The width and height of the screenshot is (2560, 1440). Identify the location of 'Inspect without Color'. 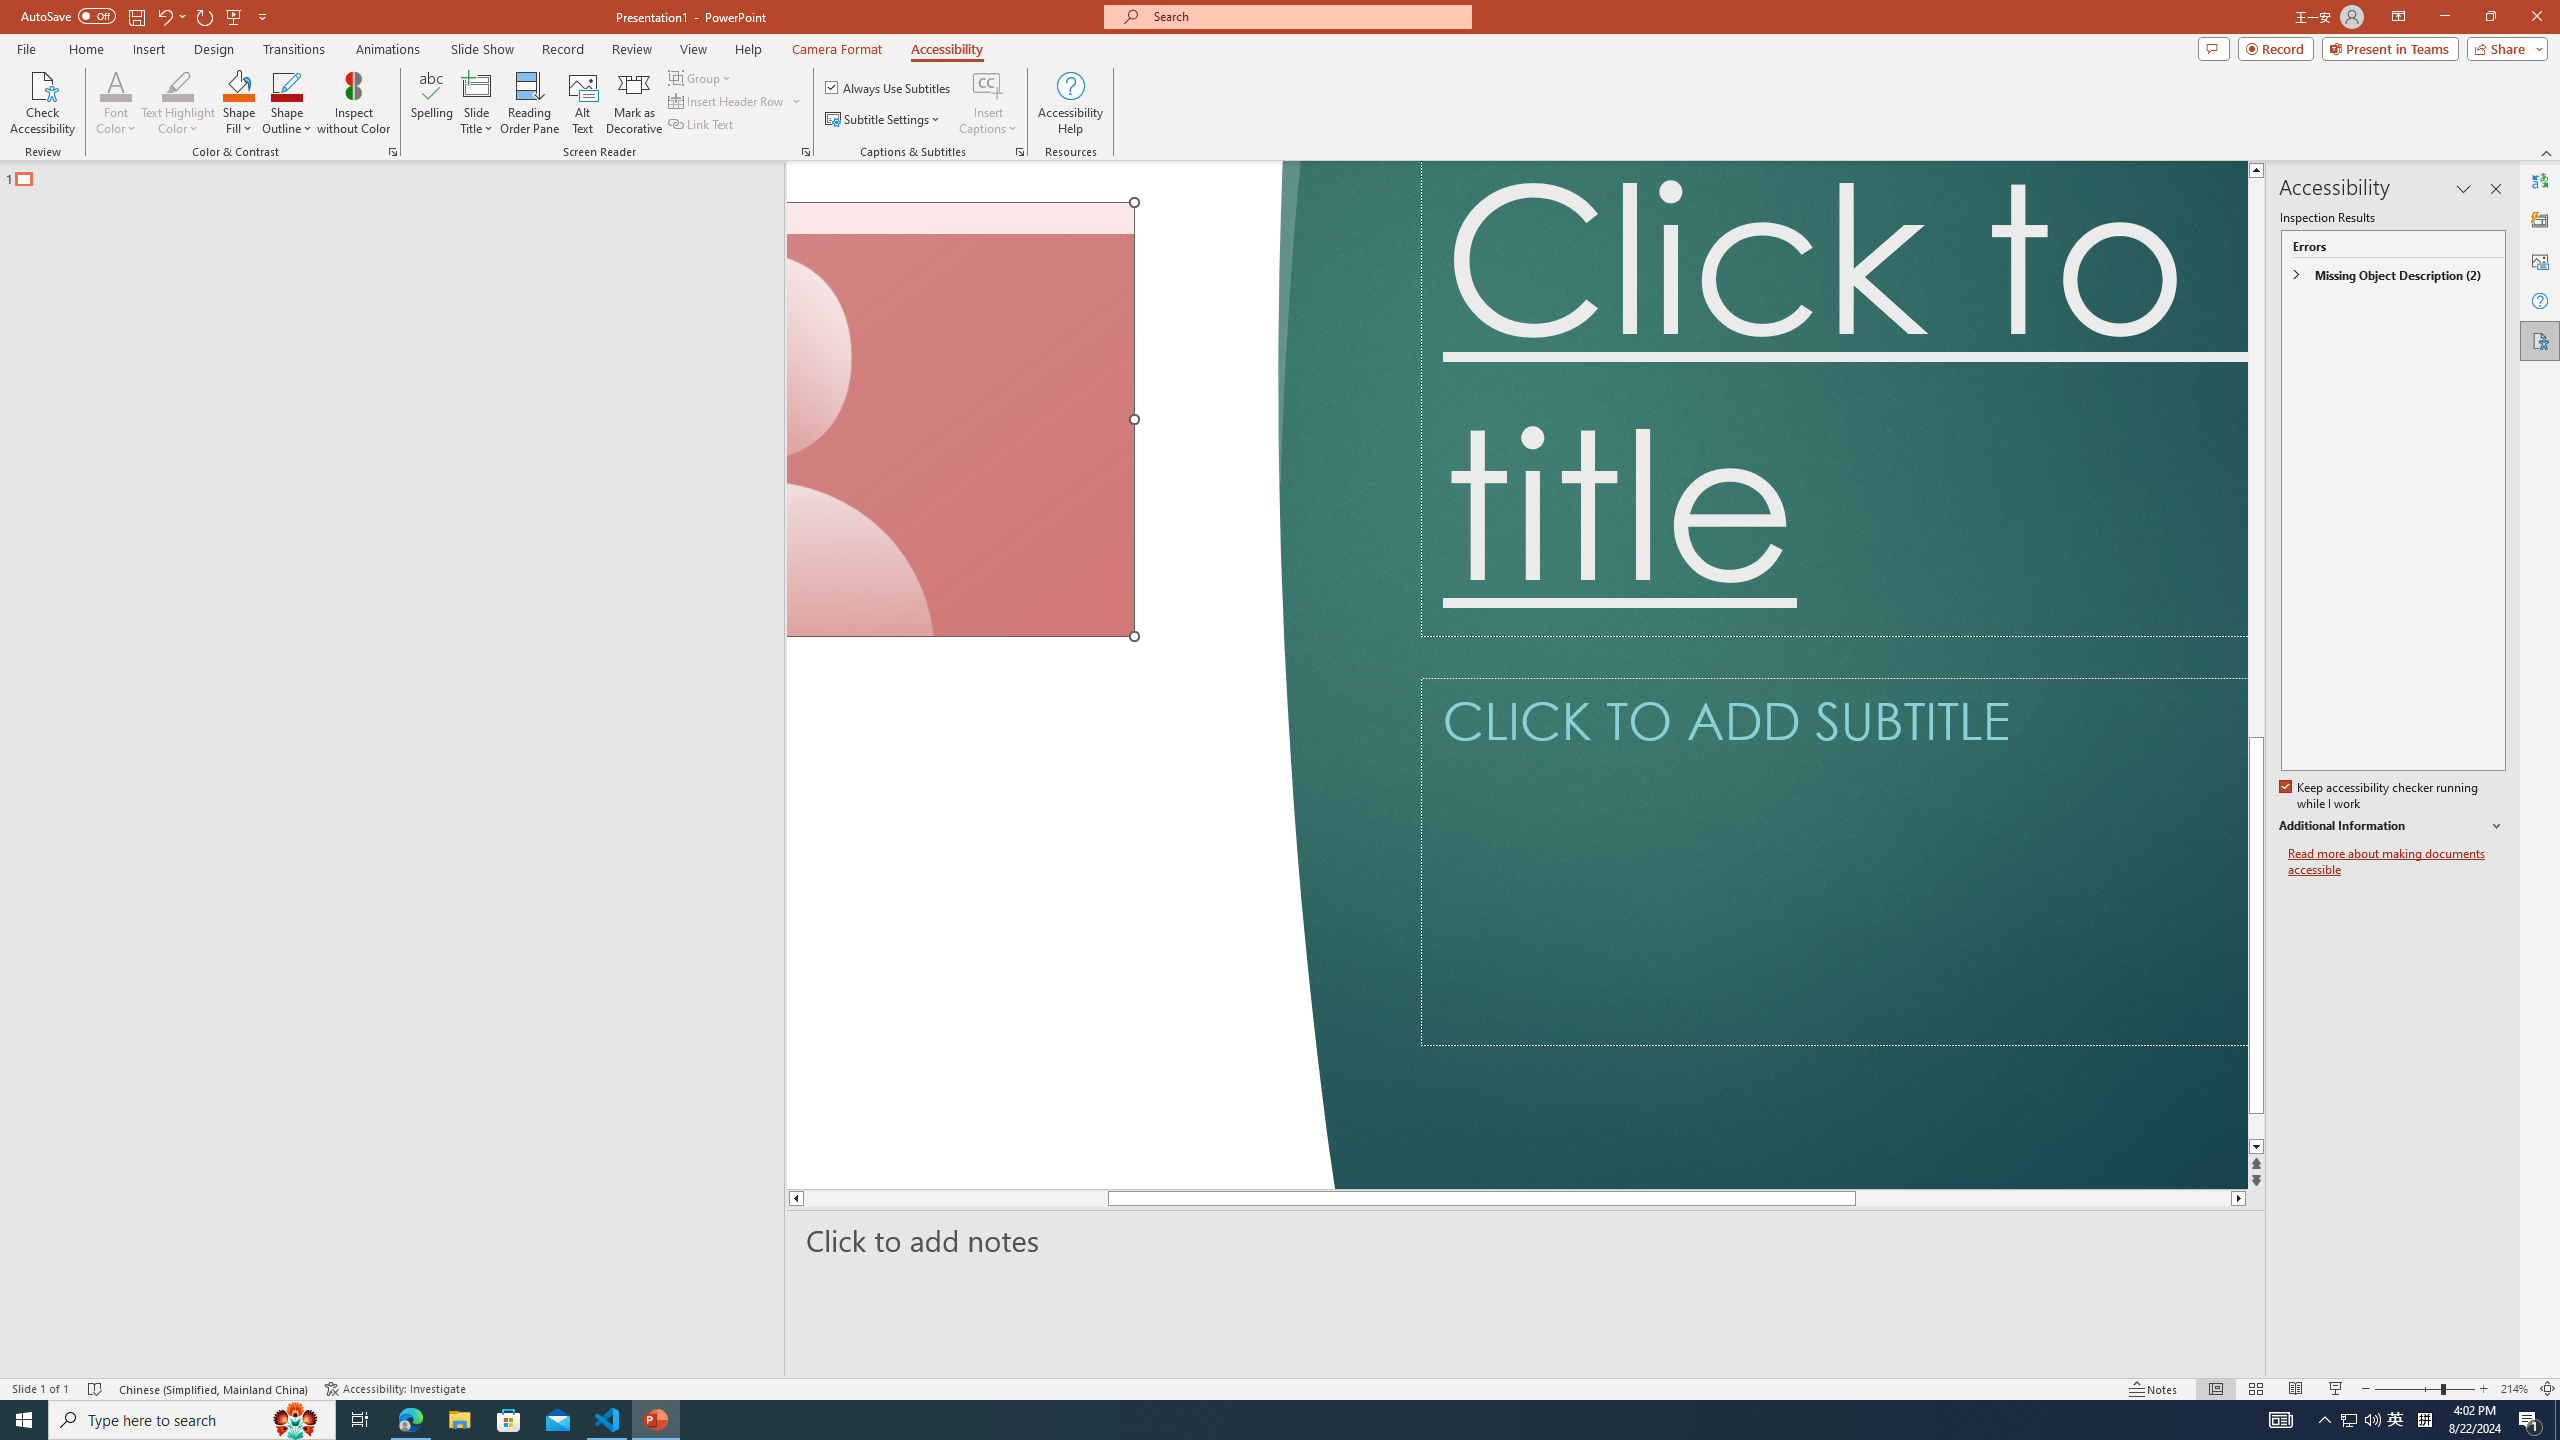
(354, 103).